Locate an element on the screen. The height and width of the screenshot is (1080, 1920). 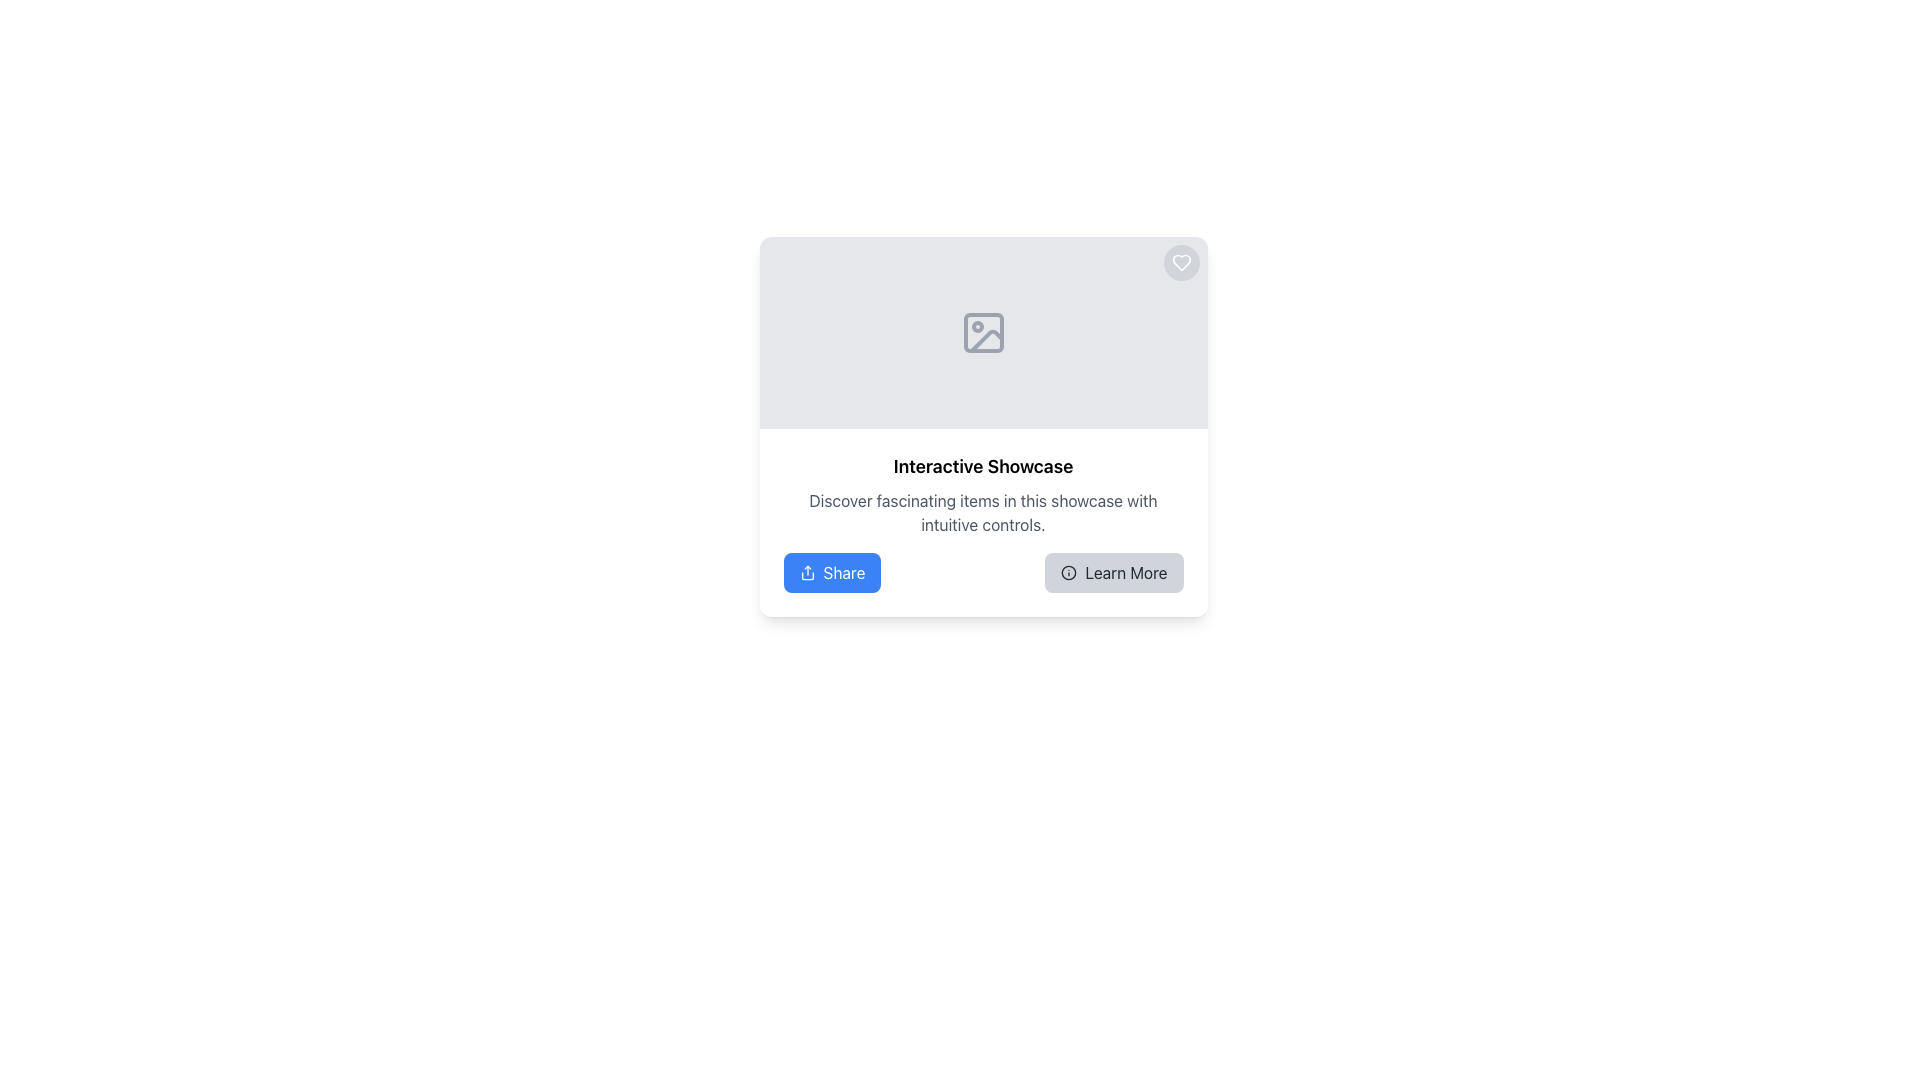
the heart icon located at the top-right corner of a gray circular button in the upper-right area of the card layout is located at coordinates (1181, 261).